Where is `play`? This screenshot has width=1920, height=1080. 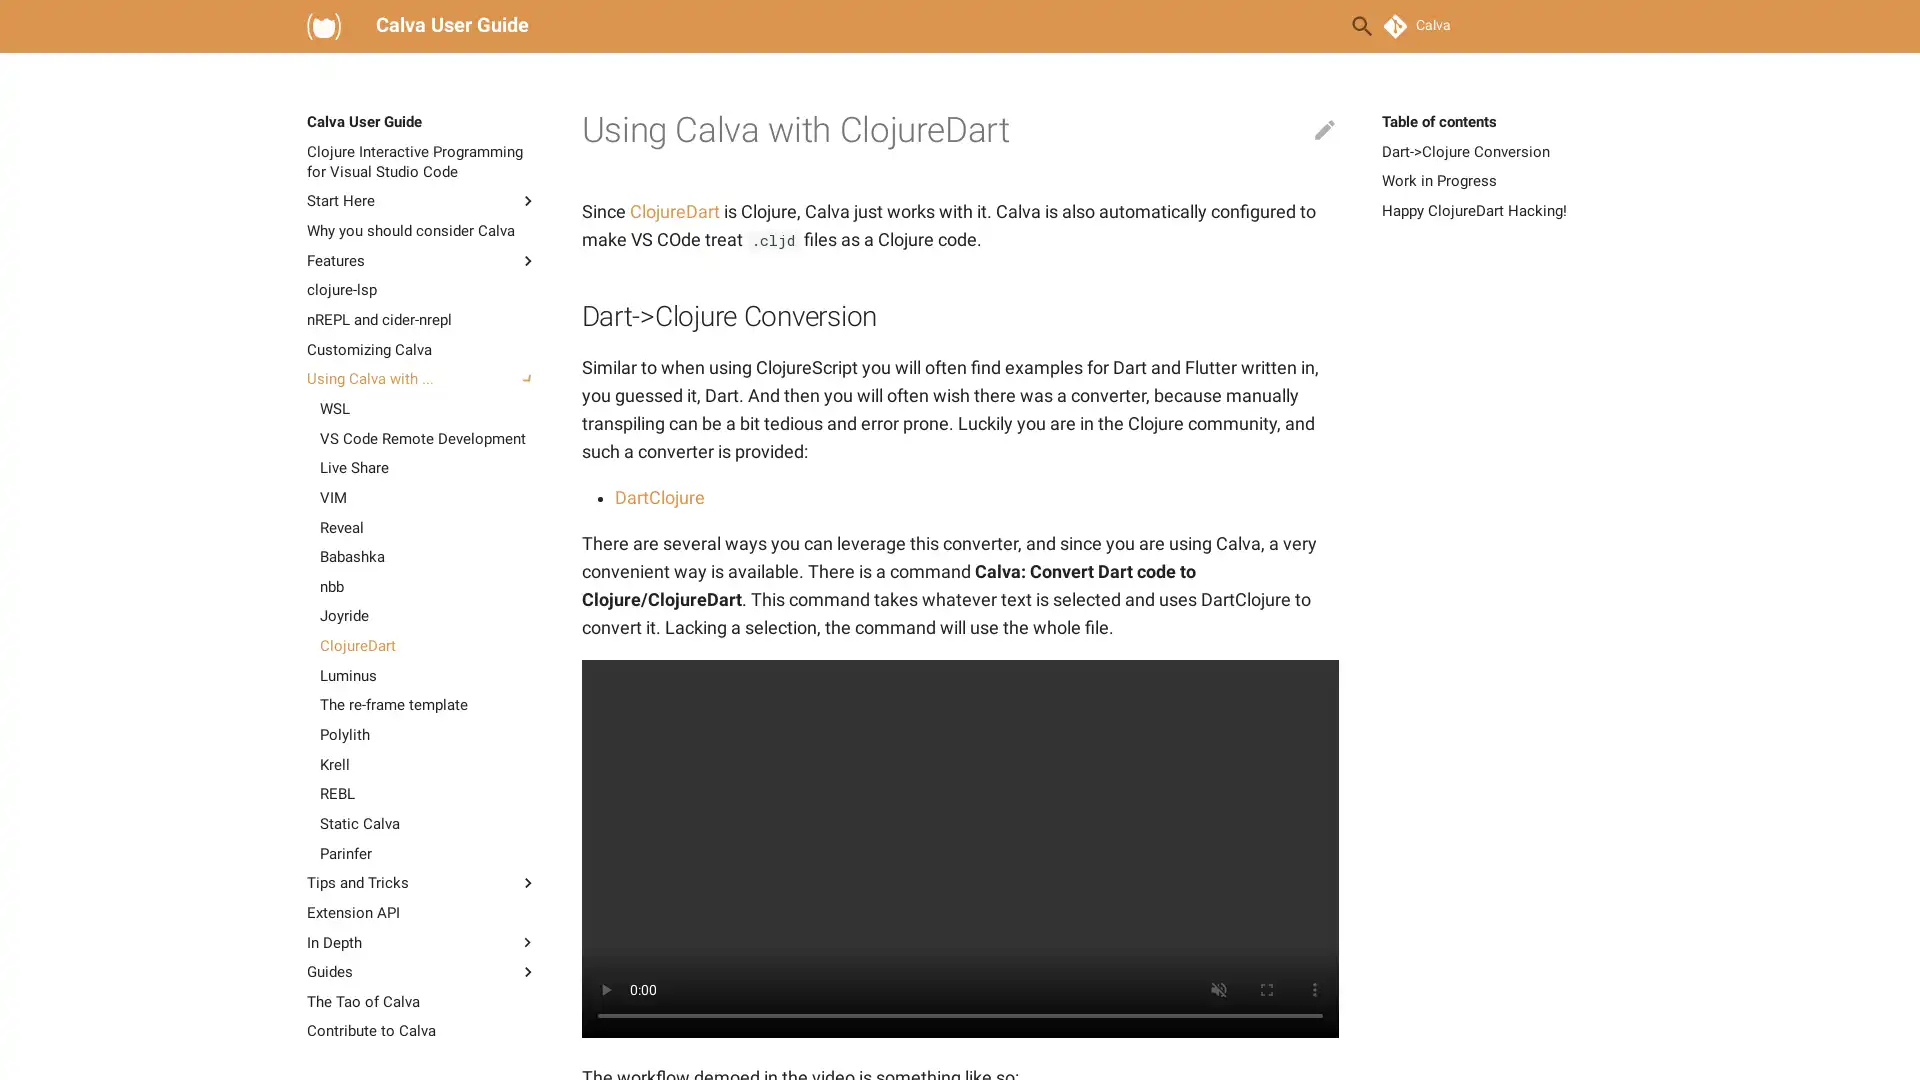
play is located at coordinates (603, 990).